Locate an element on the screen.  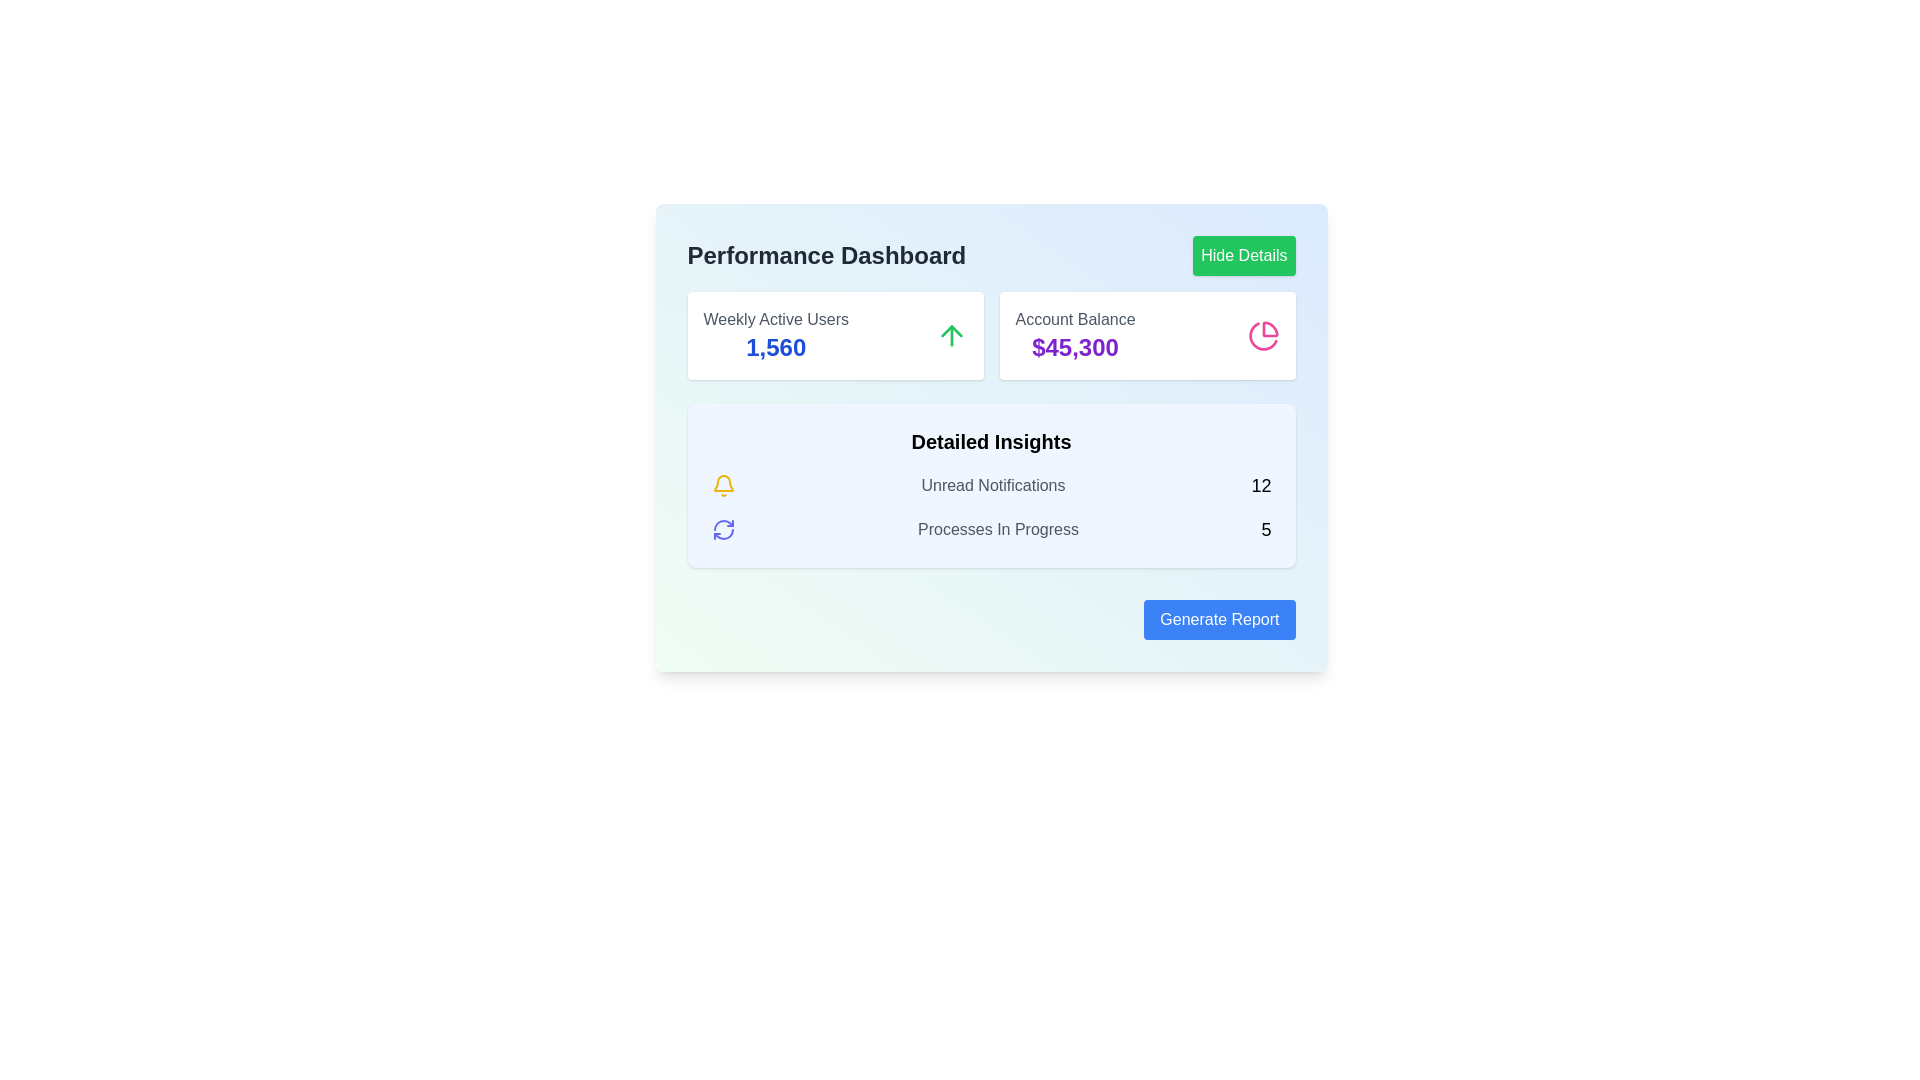
the numeric value displayed in the Text Display Component that shows the weekly active user count, located on the left side of the dashboard interface is located at coordinates (775, 334).